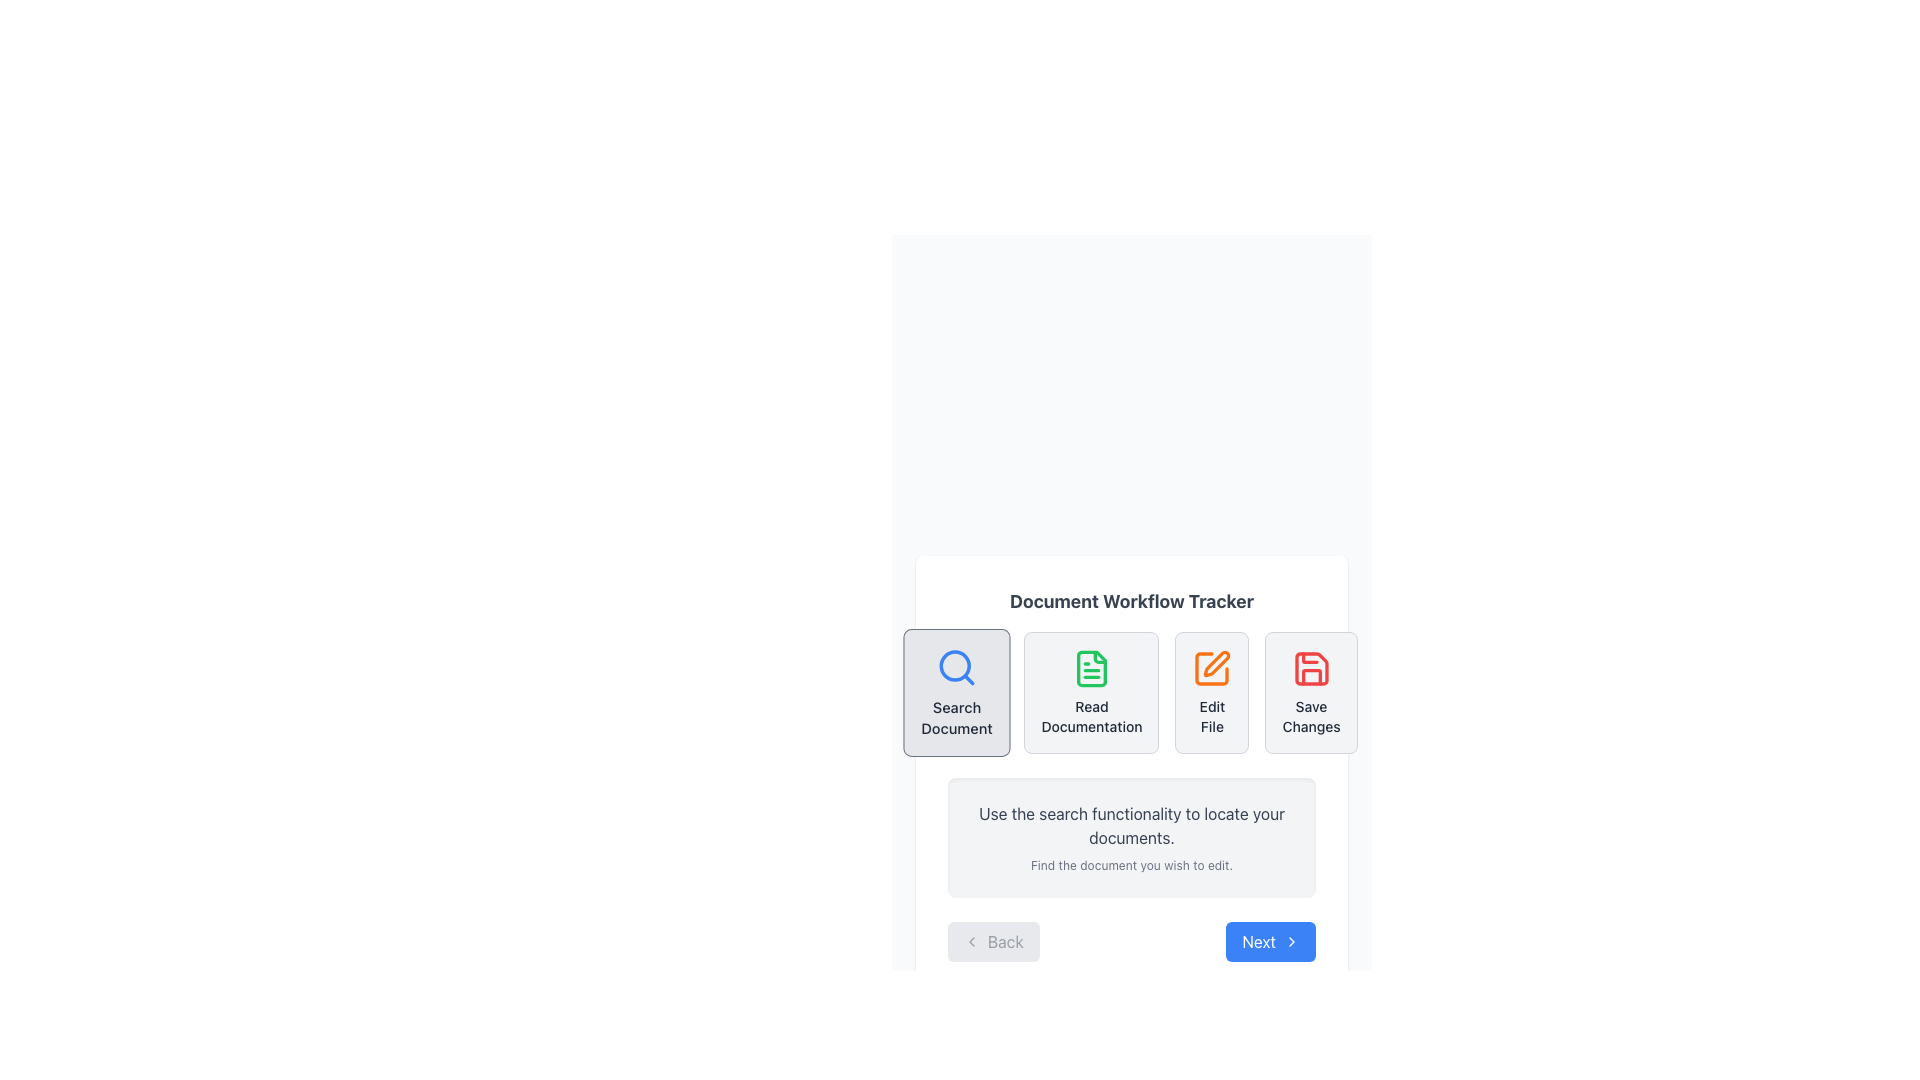 The image size is (1920, 1080). What do you see at coordinates (1090, 668) in the screenshot?
I see `the 'Read Documentation' icon, which is the second action in a row of four workflow options` at bounding box center [1090, 668].